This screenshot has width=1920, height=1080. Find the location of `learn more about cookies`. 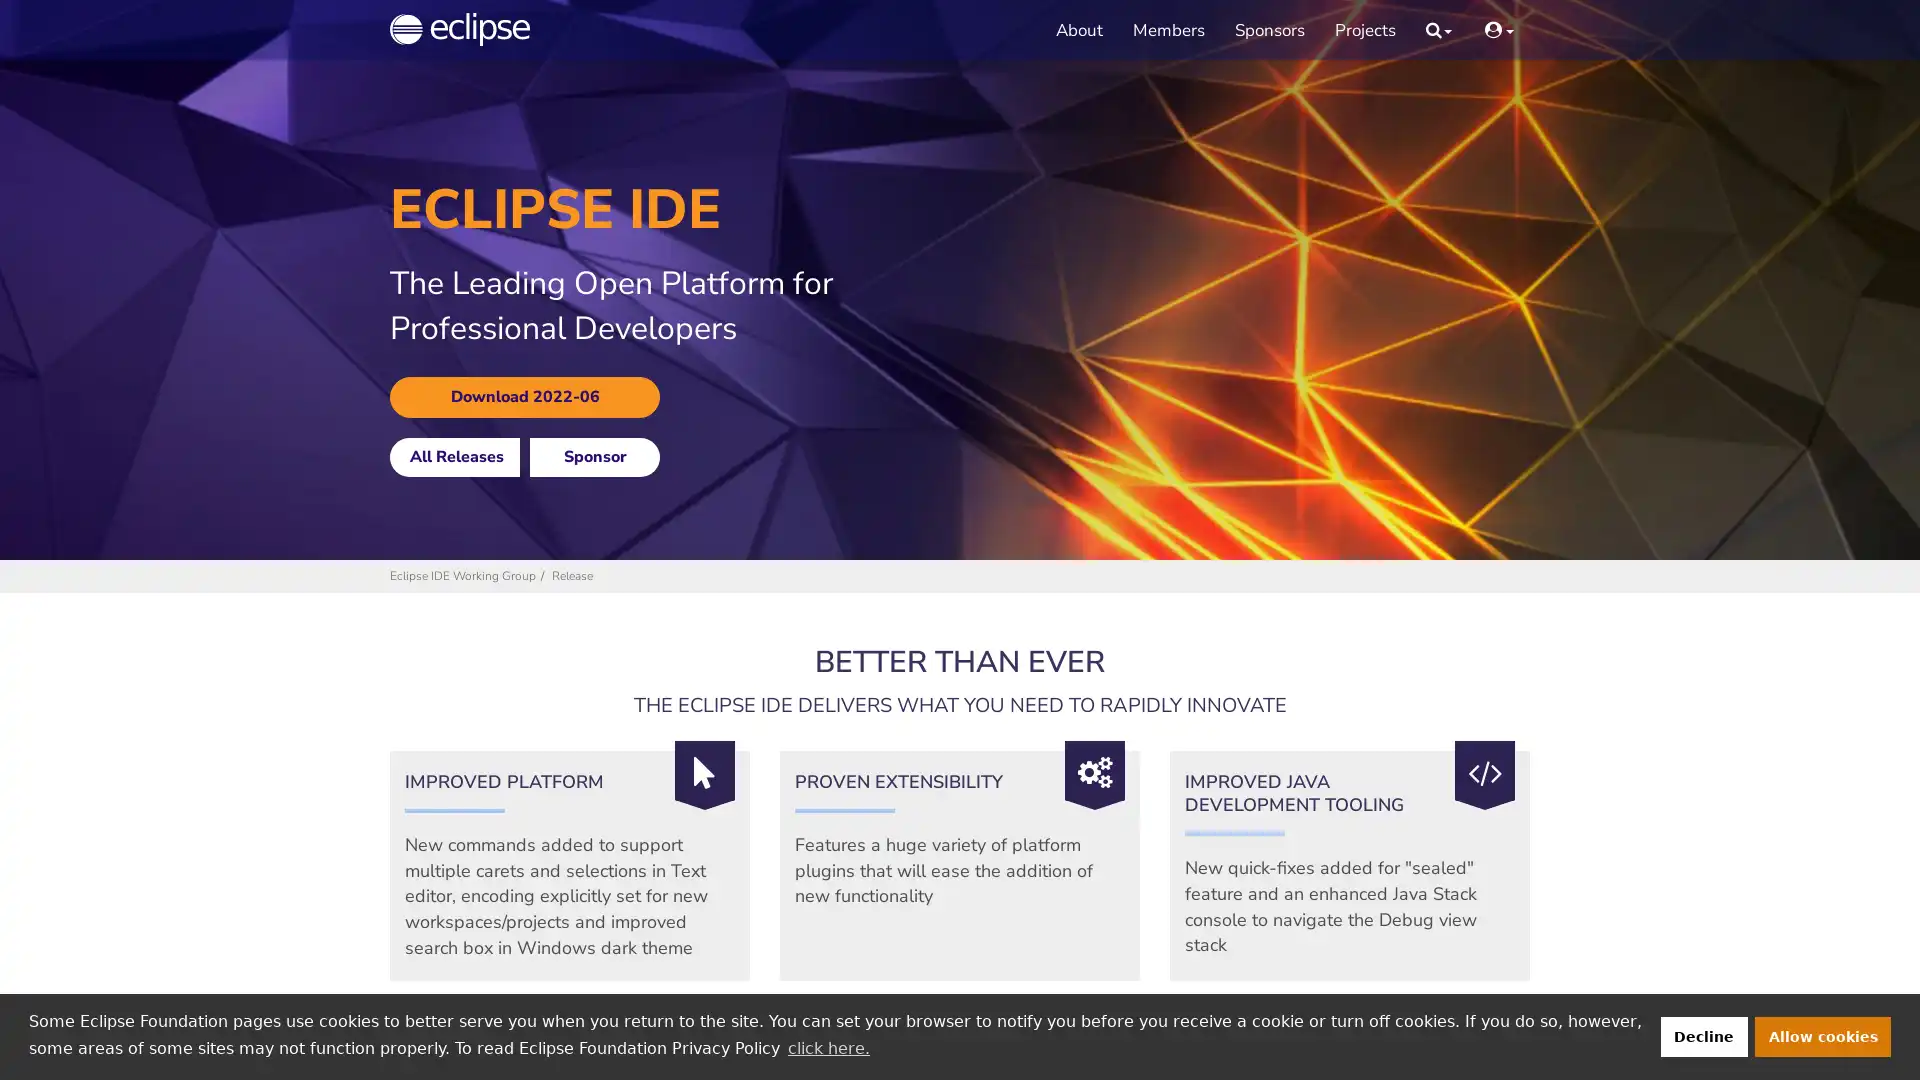

learn more about cookies is located at coordinates (828, 1047).